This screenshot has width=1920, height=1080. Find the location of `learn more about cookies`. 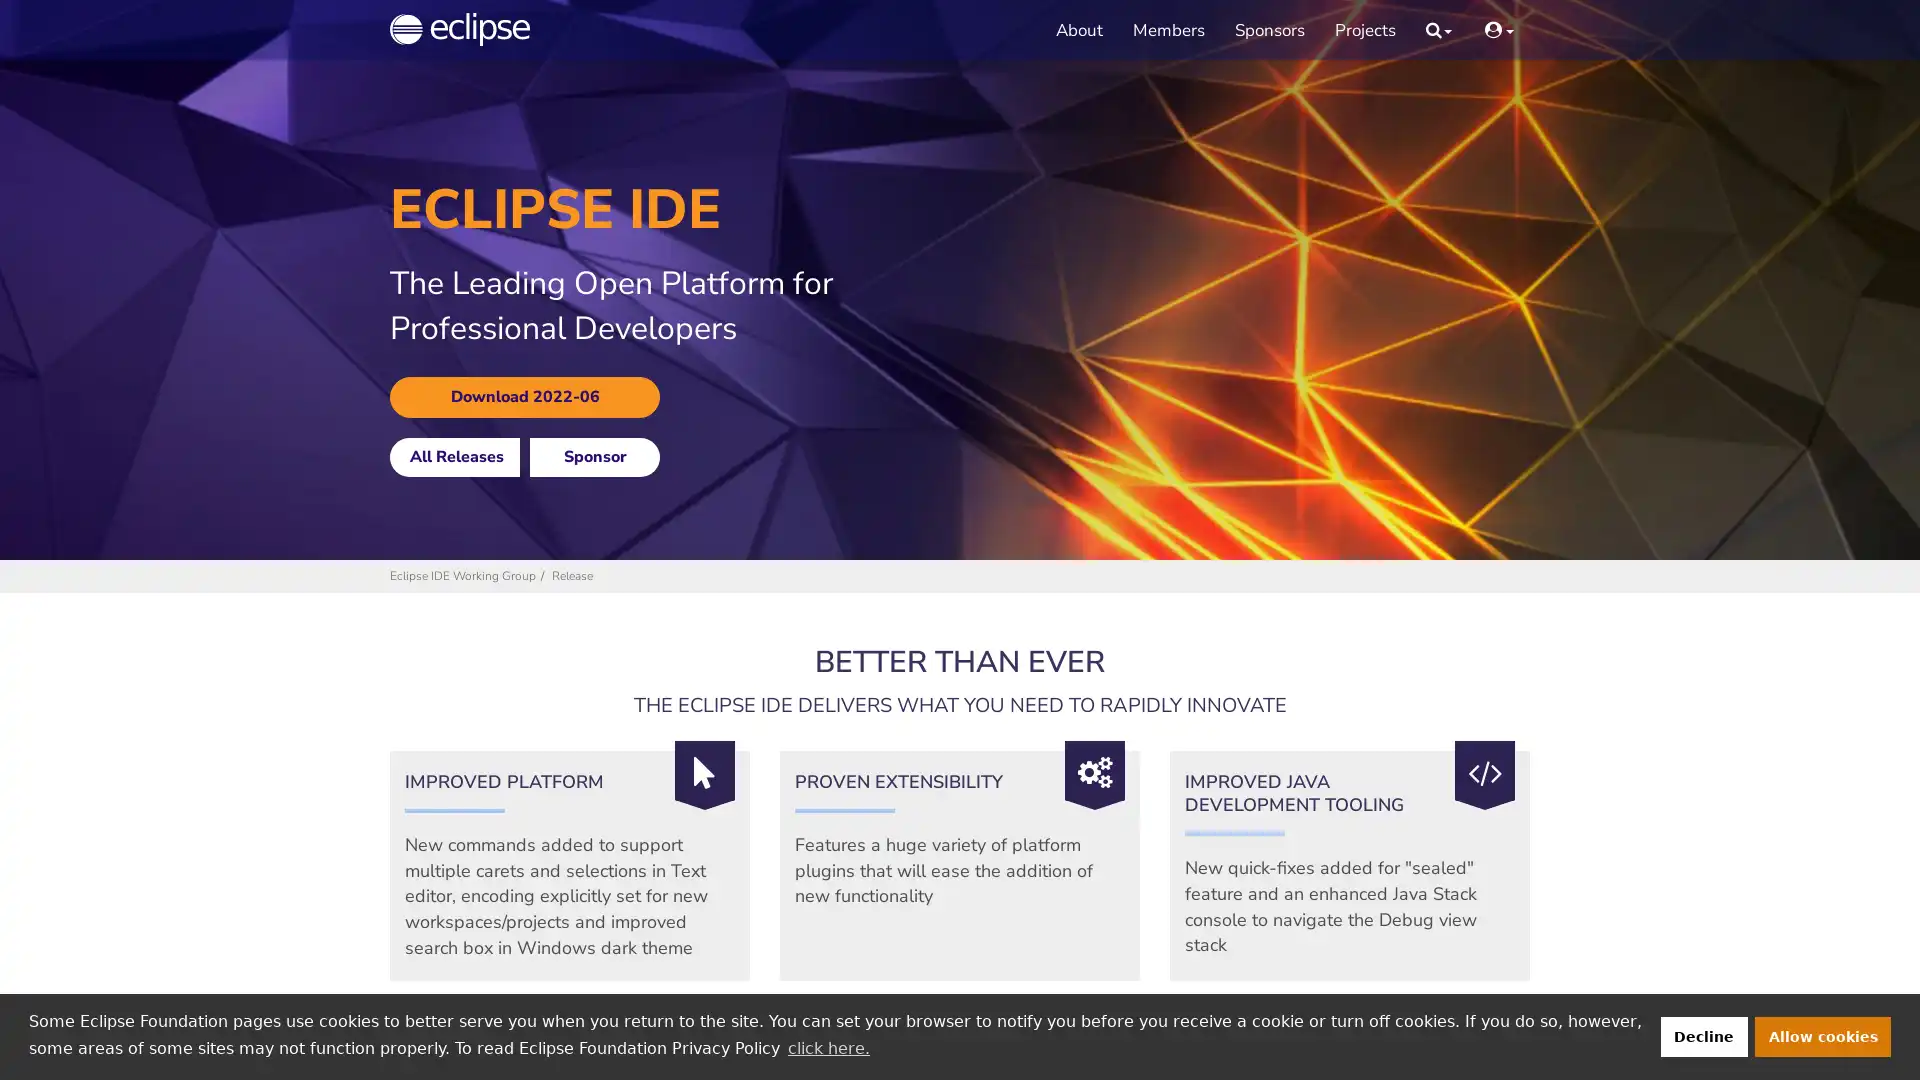

learn more about cookies is located at coordinates (828, 1047).